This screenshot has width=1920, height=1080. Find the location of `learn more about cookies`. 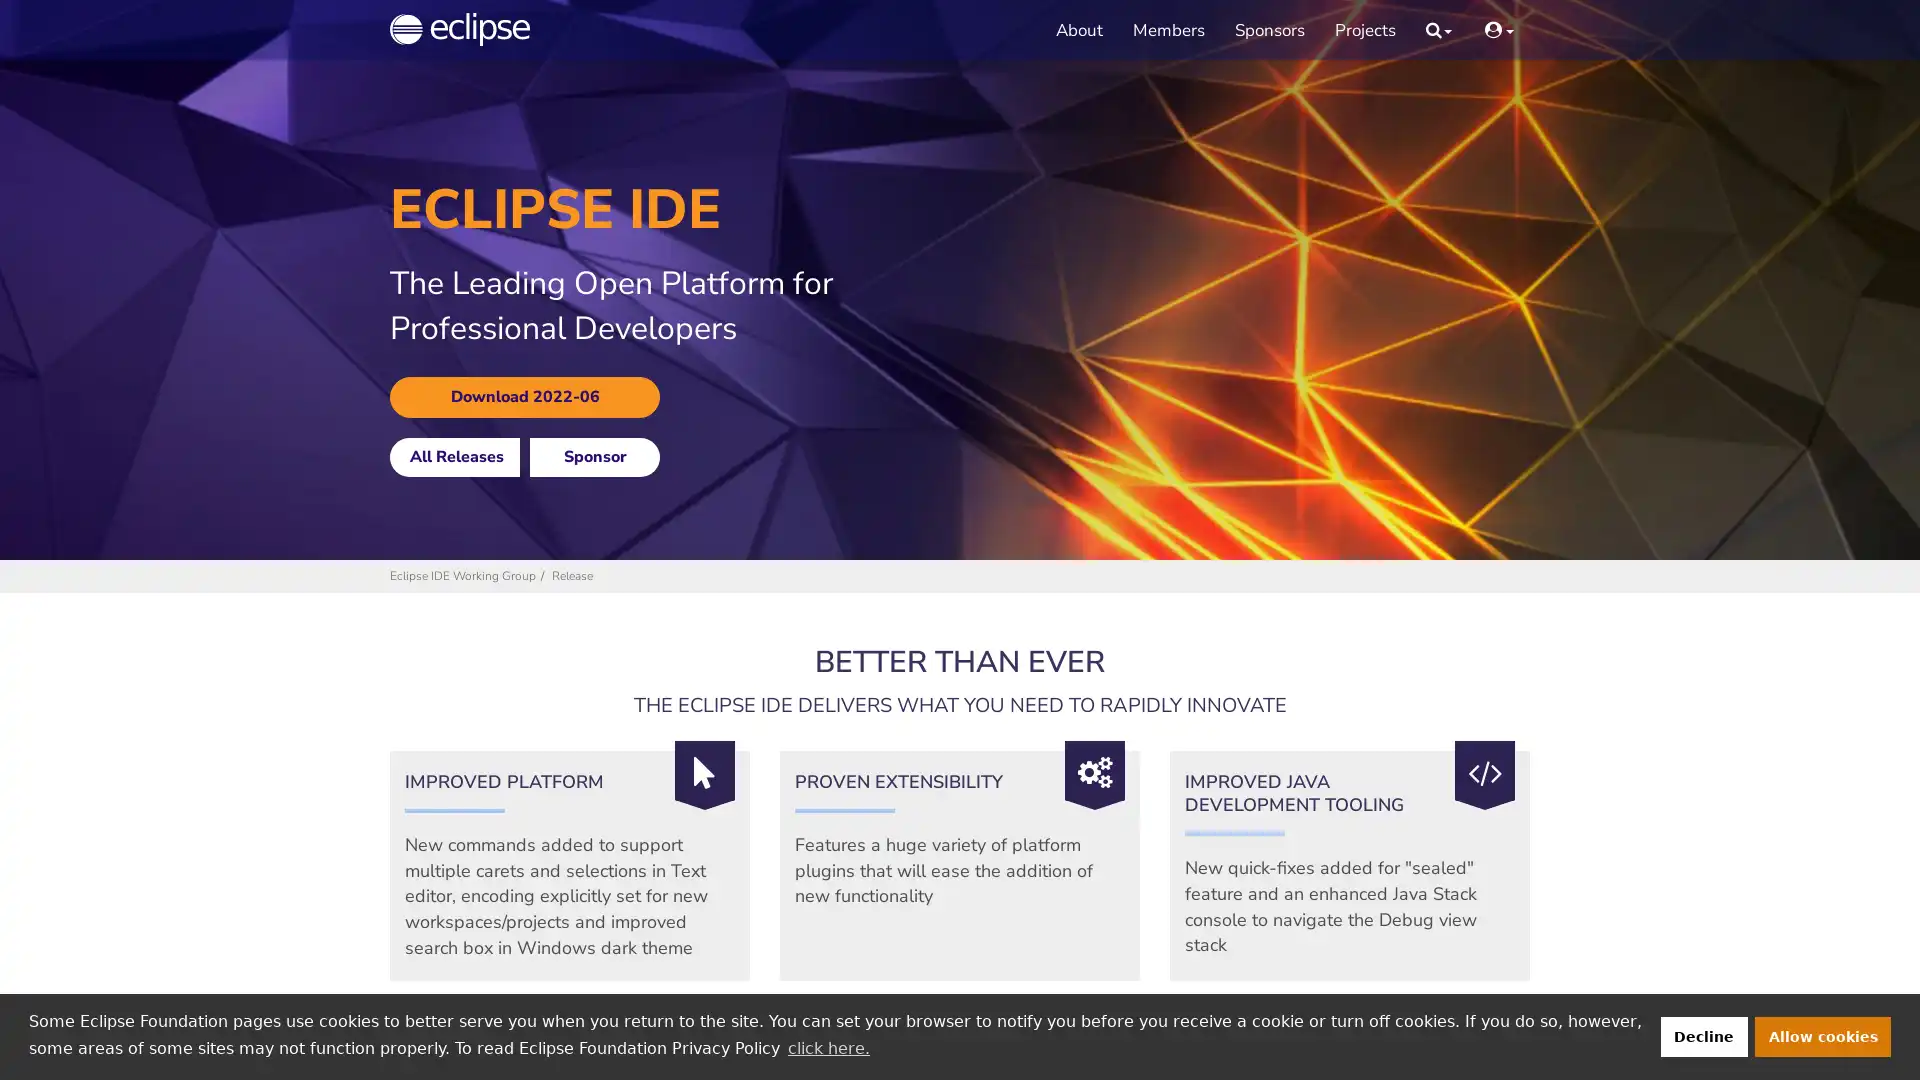

learn more about cookies is located at coordinates (828, 1047).